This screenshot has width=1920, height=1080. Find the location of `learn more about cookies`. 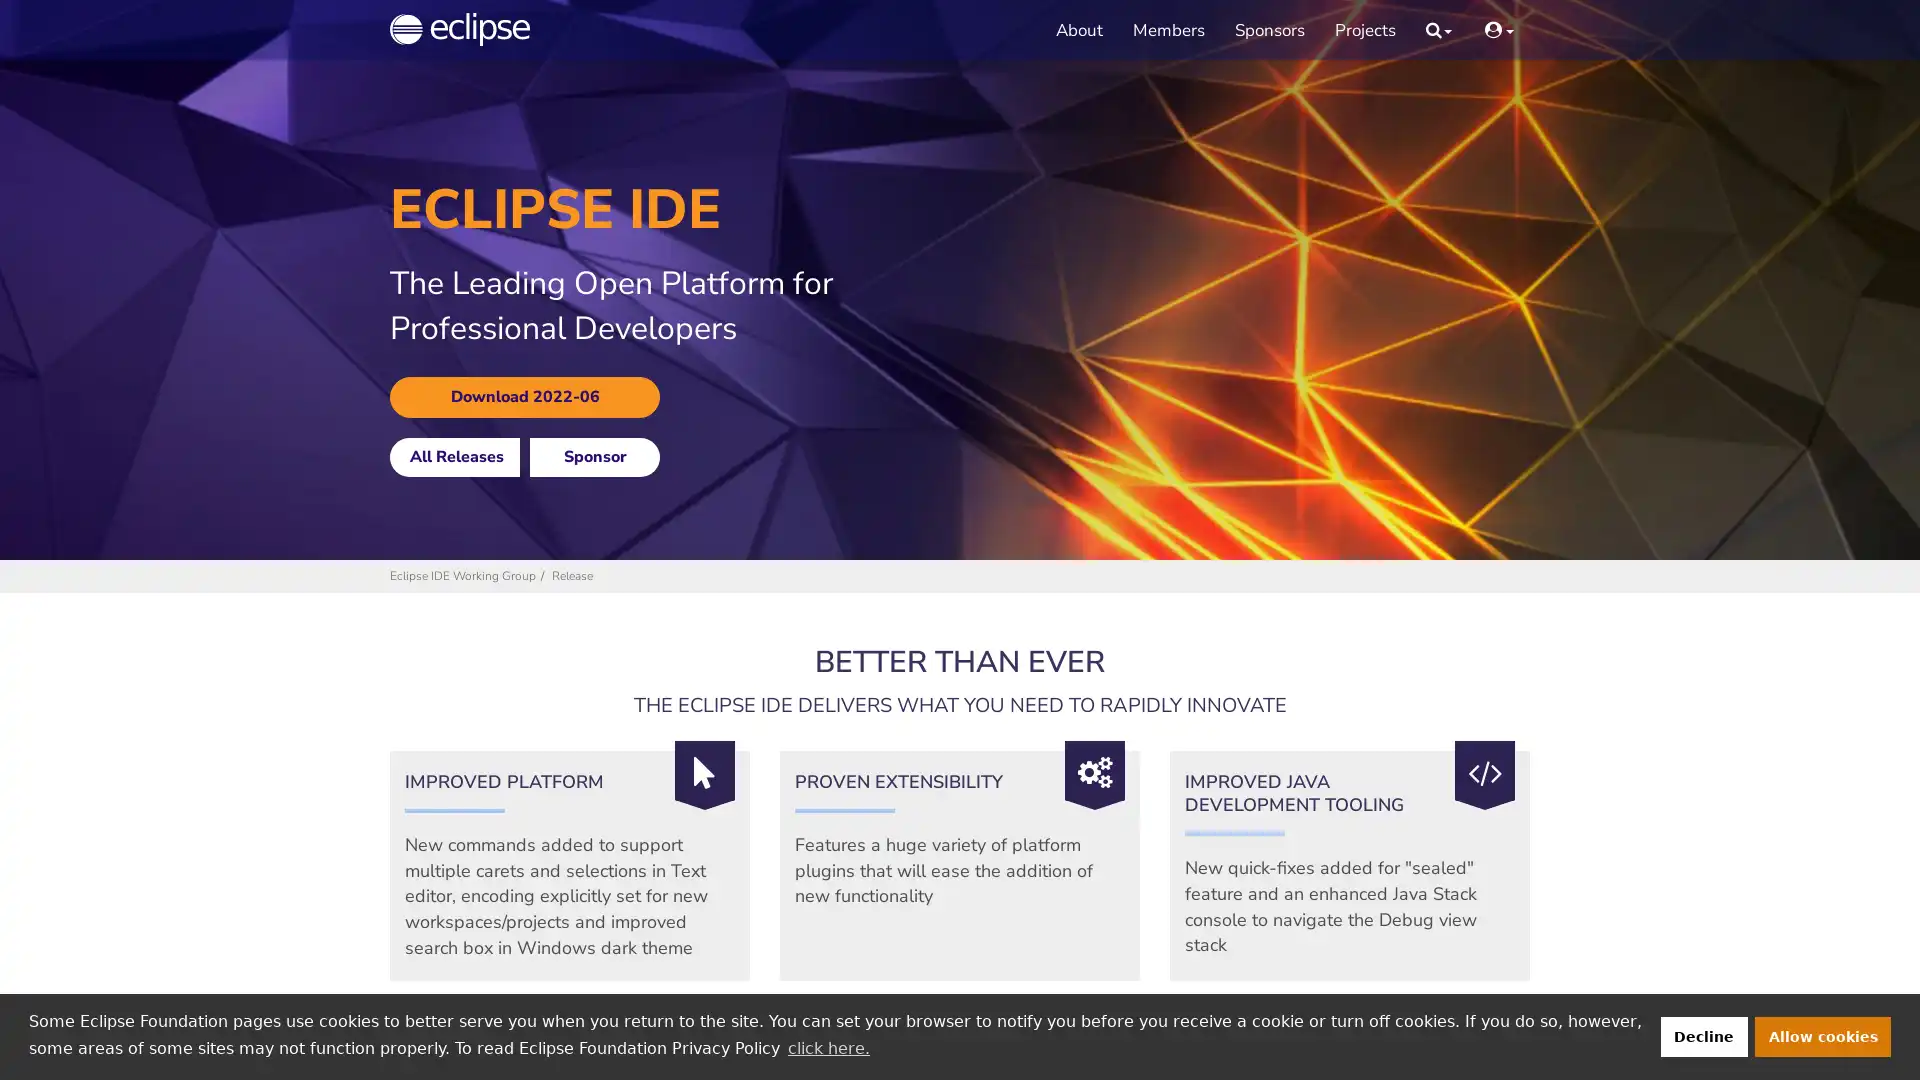

learn more about cookies is located at coordinates (828, 1047).